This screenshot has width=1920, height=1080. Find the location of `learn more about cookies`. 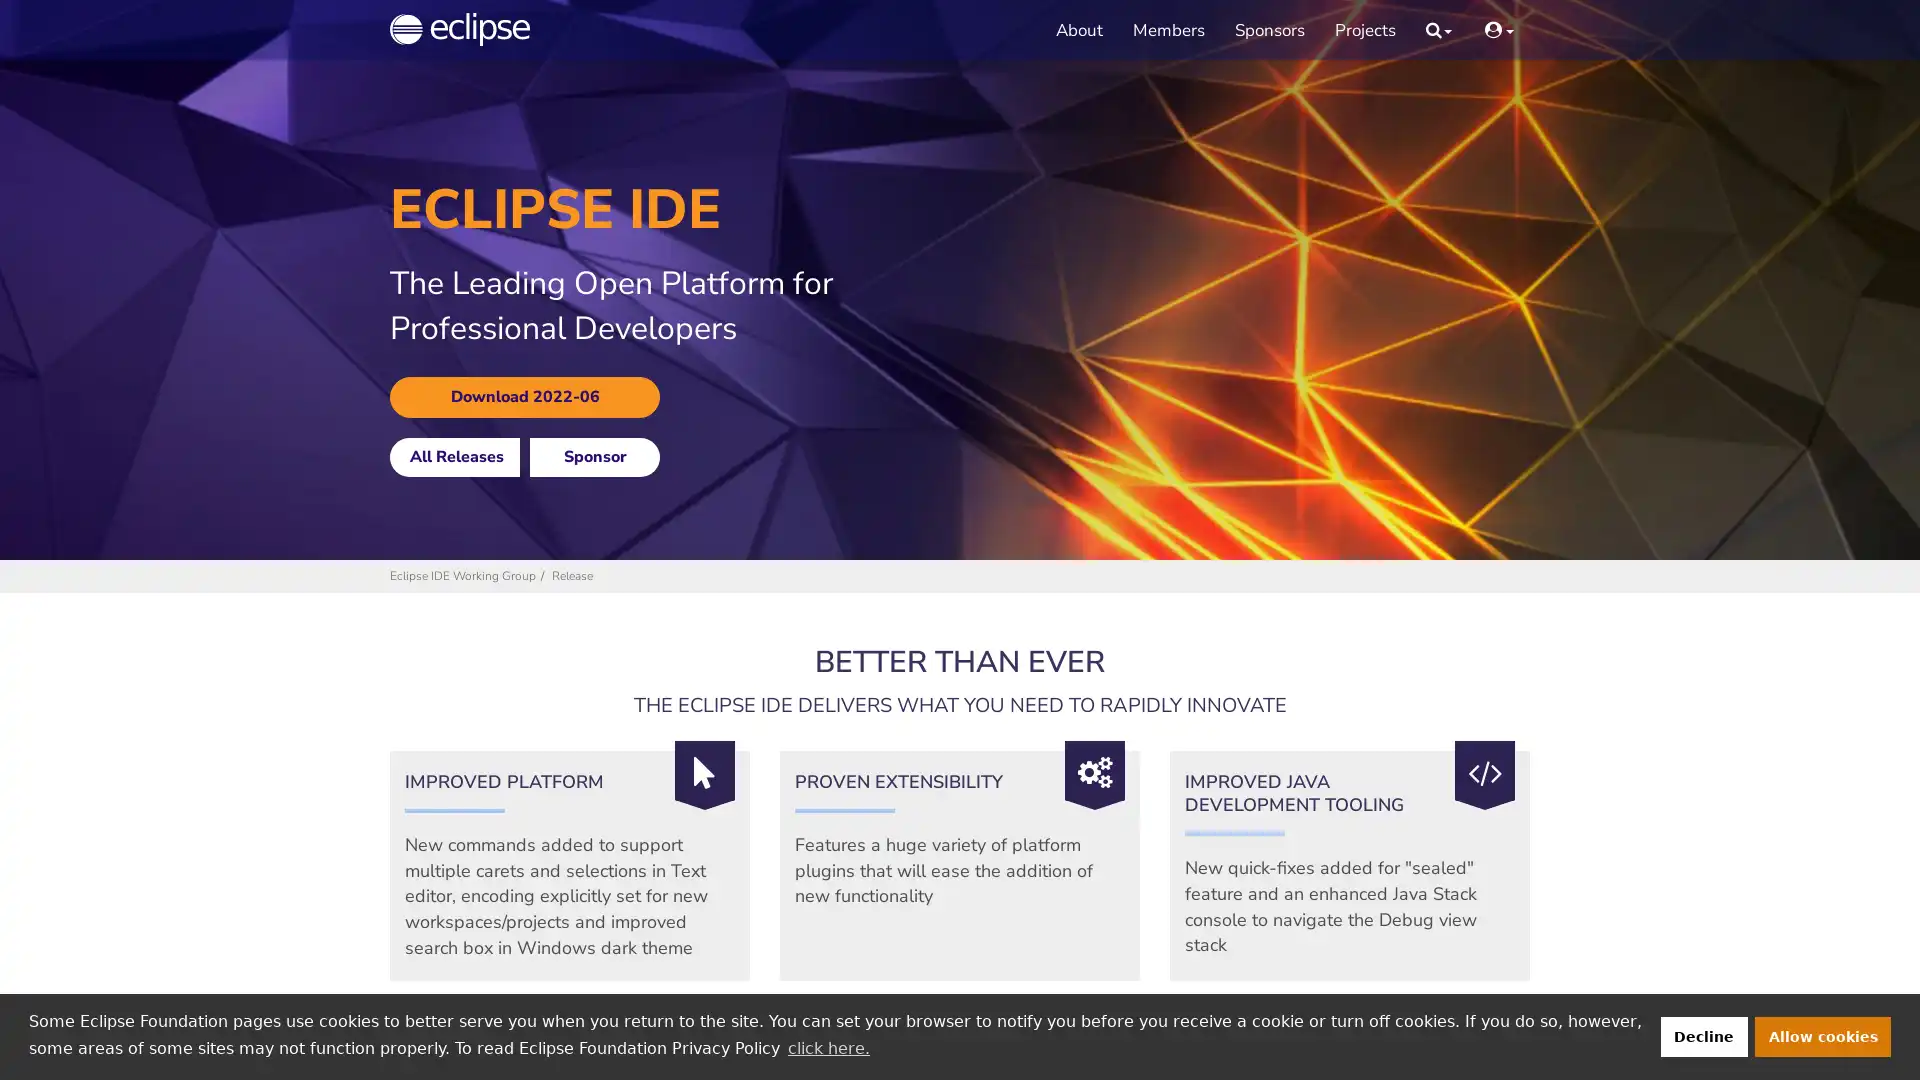

learn more about cookies is located at coordinates (828, 1047).